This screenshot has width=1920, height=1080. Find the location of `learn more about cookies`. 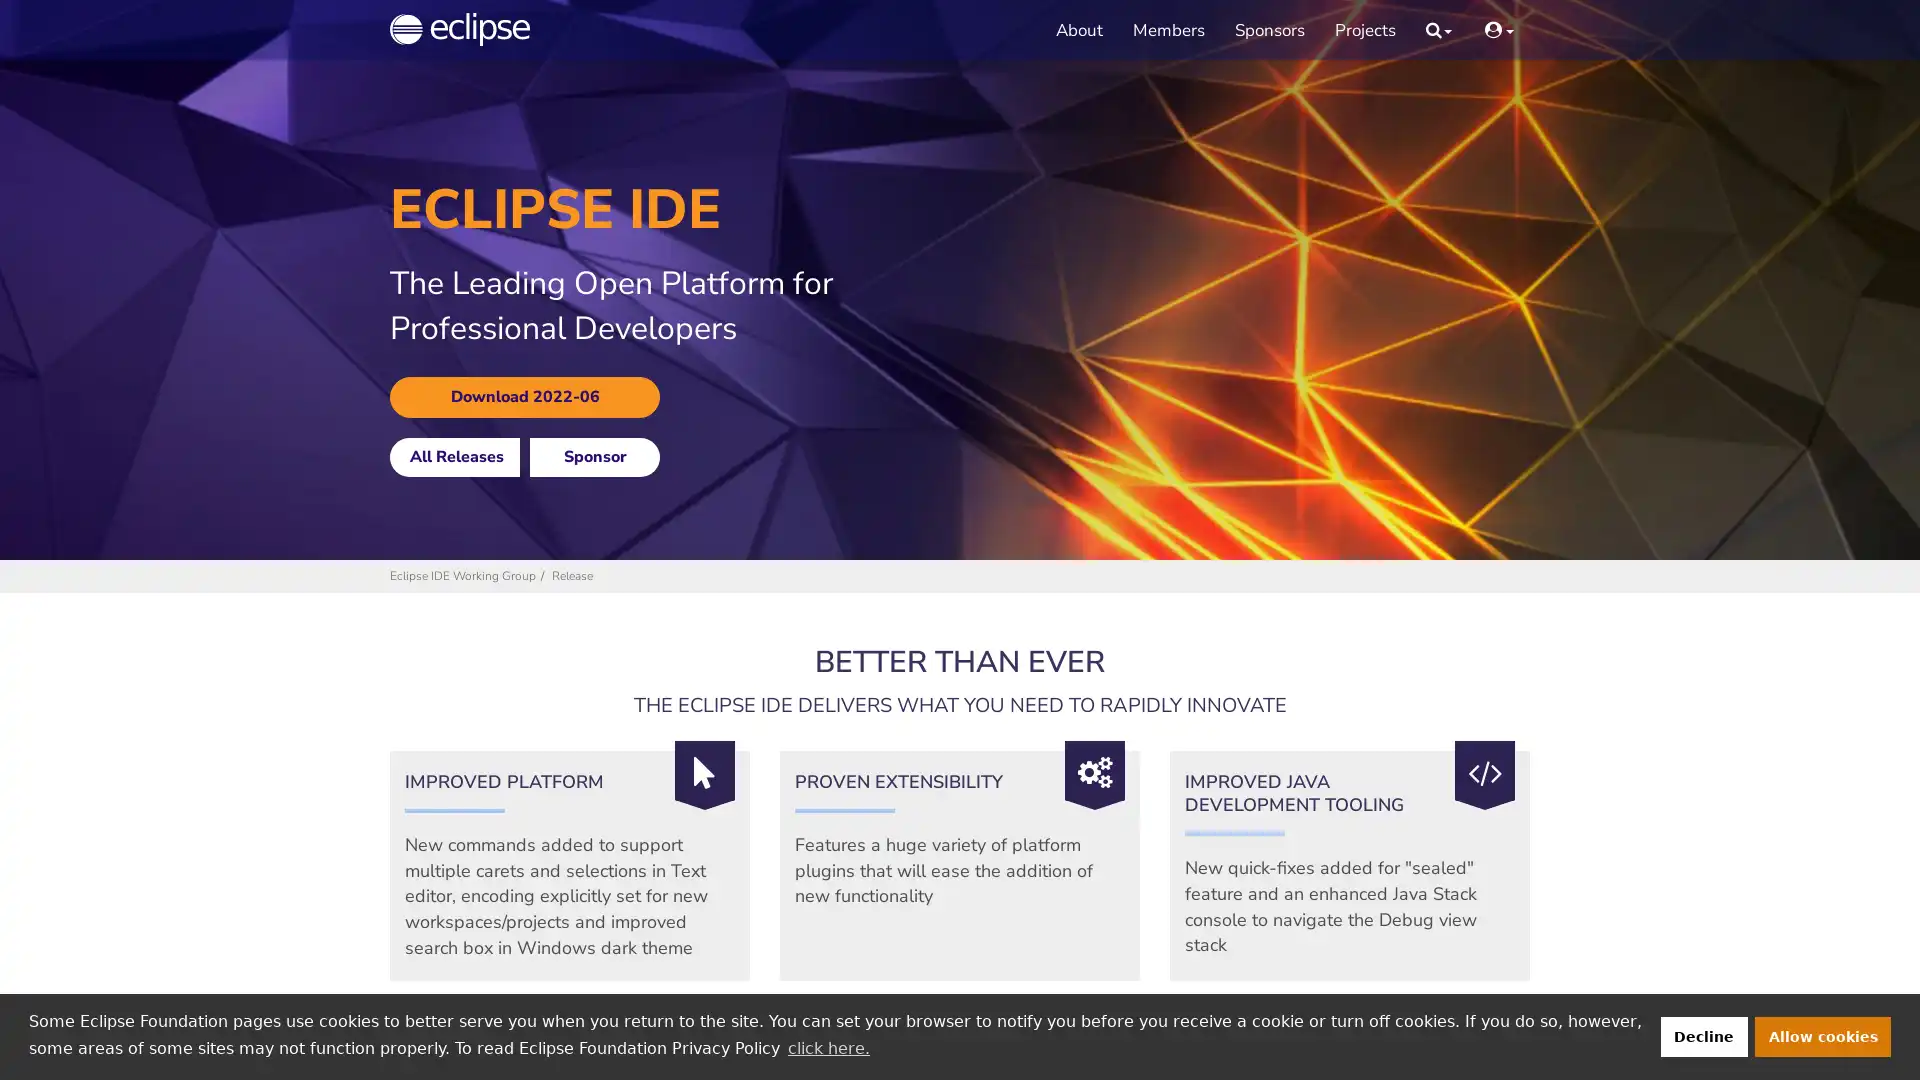

learn more about cookies is located at coordinates (828, 1047).